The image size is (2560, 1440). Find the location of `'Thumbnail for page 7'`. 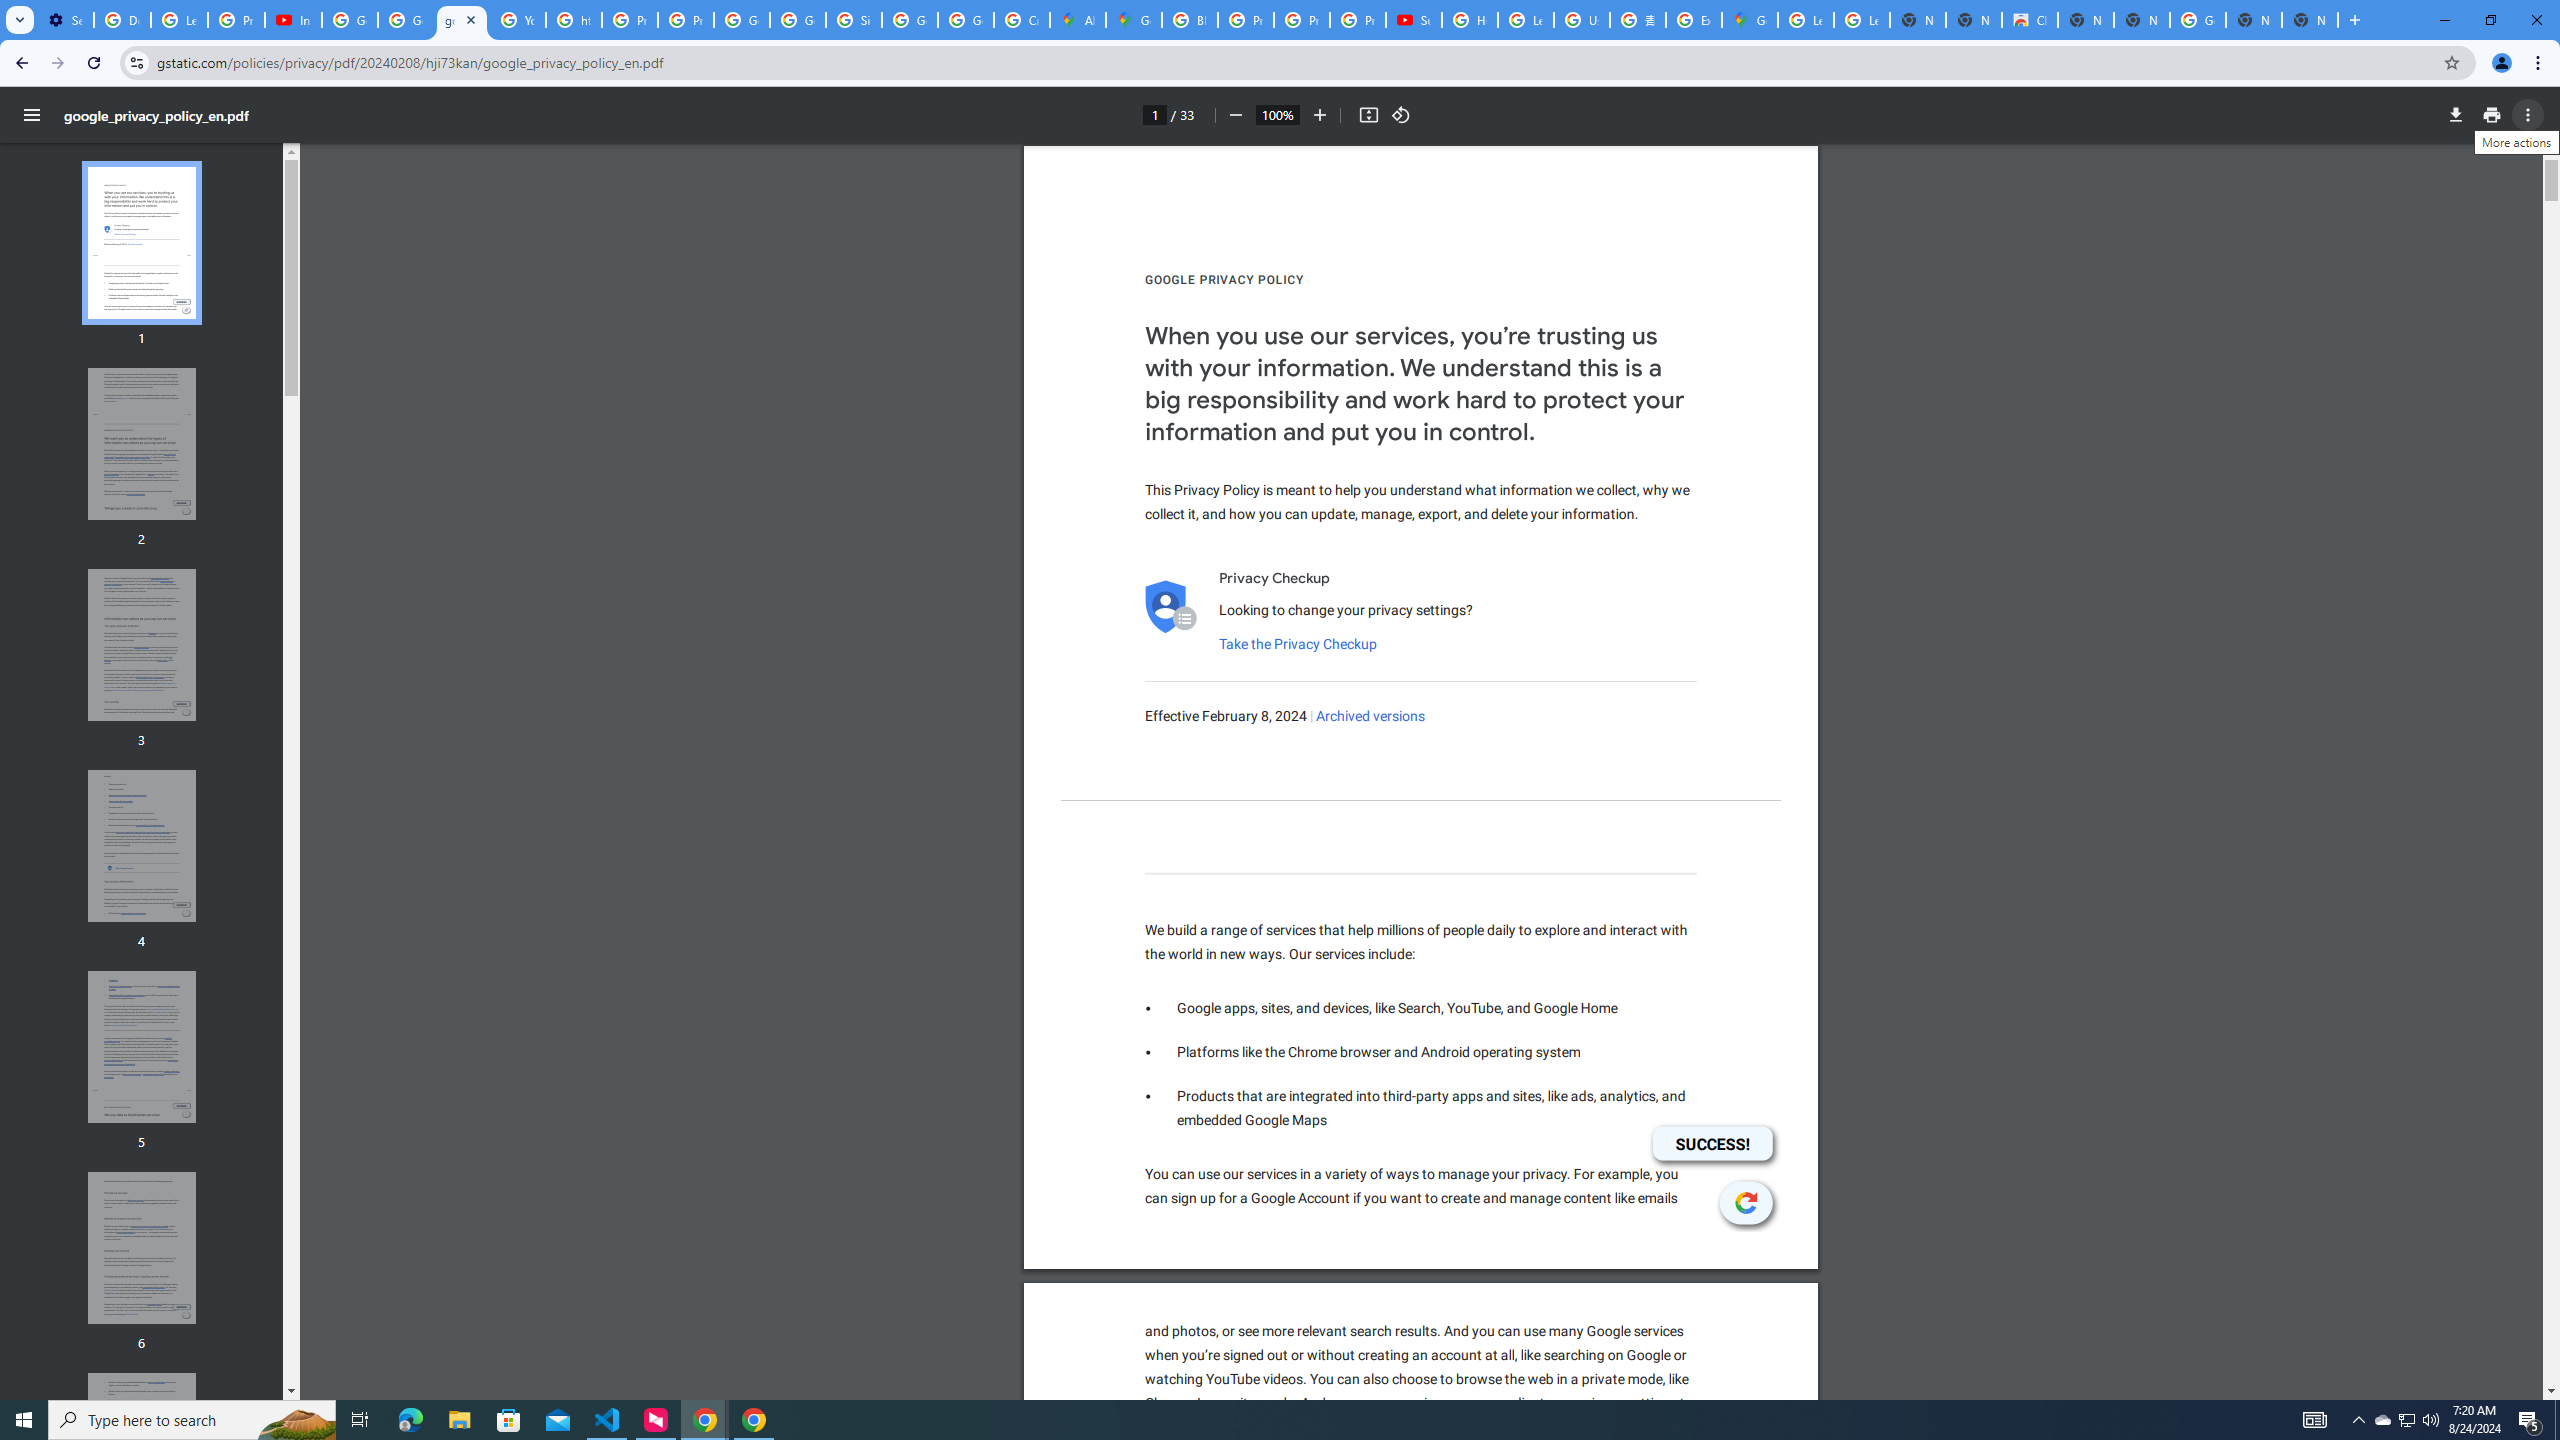

'Thumbnail for page 7' is located at coordinates (142, 1440).